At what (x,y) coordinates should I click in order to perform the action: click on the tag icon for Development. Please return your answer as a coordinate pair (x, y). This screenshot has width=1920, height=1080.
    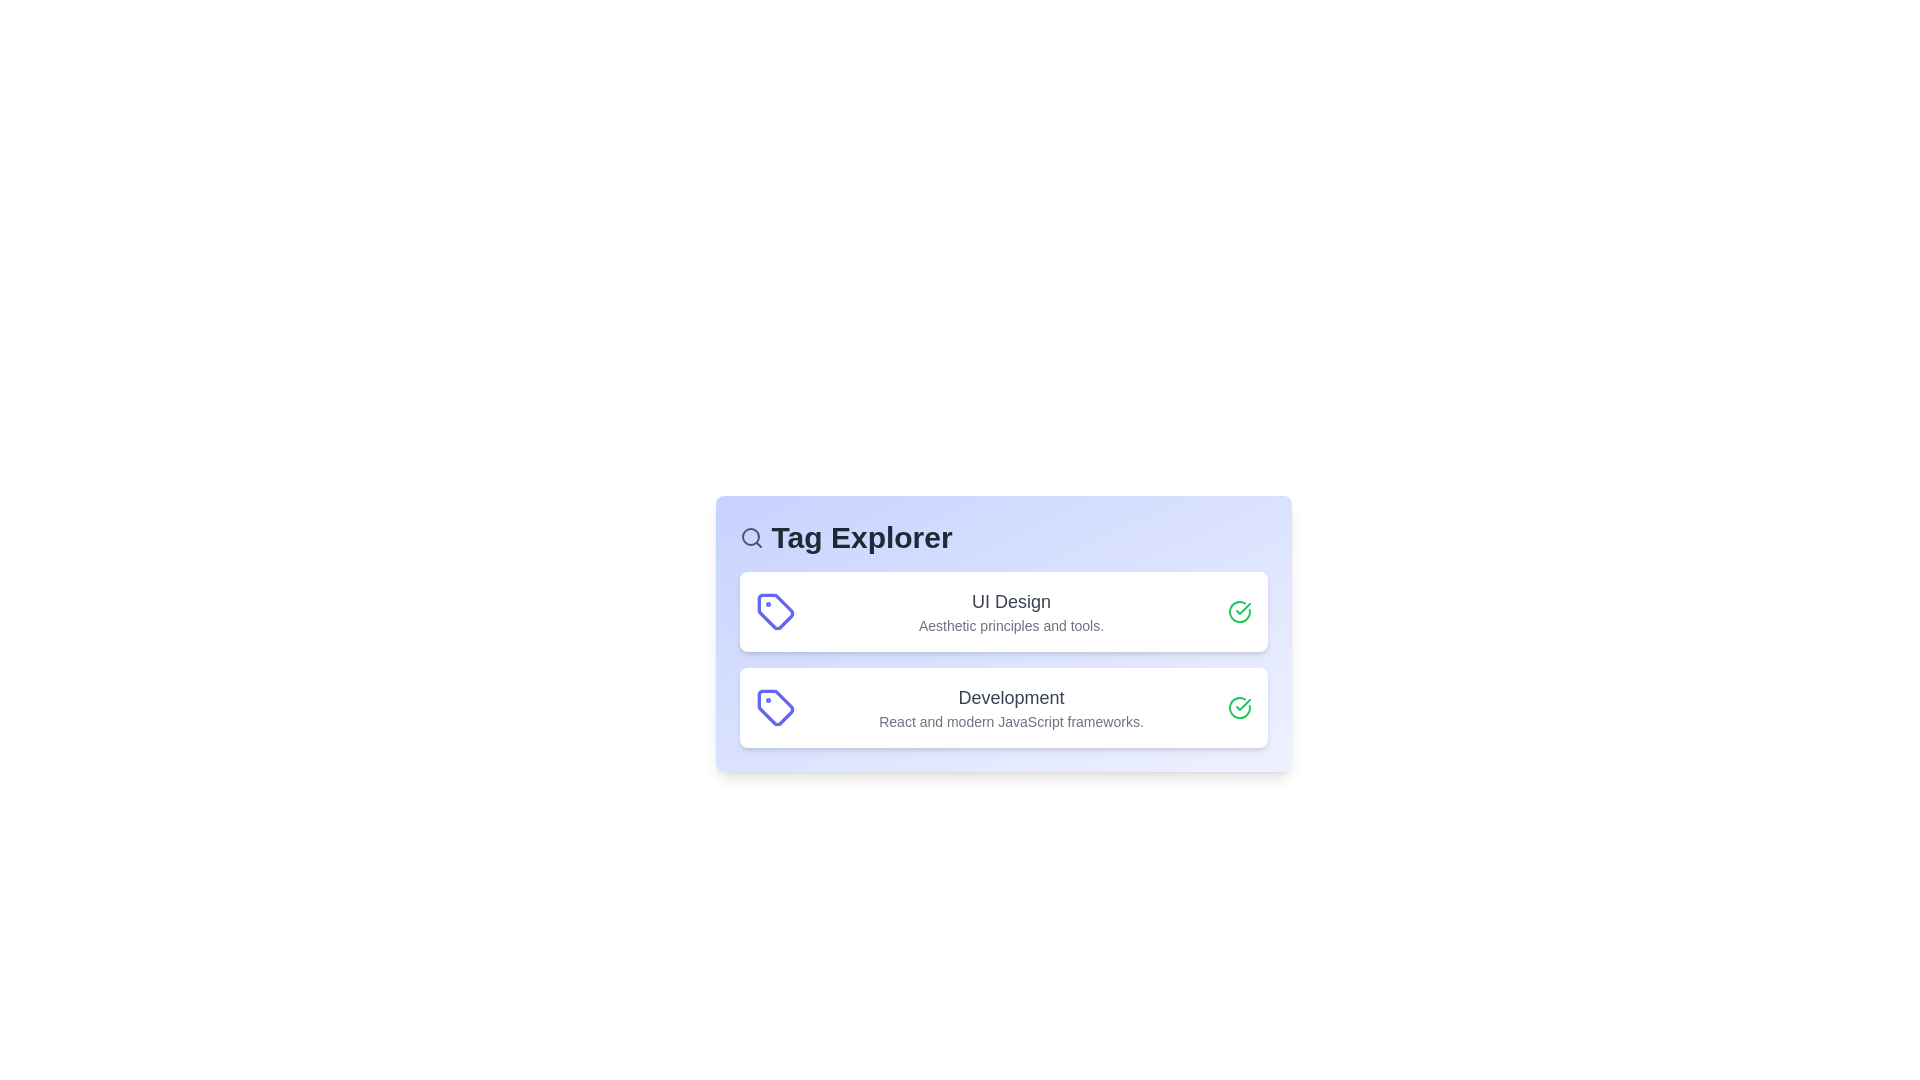
    Looking at the image, I should click on (774, 707).